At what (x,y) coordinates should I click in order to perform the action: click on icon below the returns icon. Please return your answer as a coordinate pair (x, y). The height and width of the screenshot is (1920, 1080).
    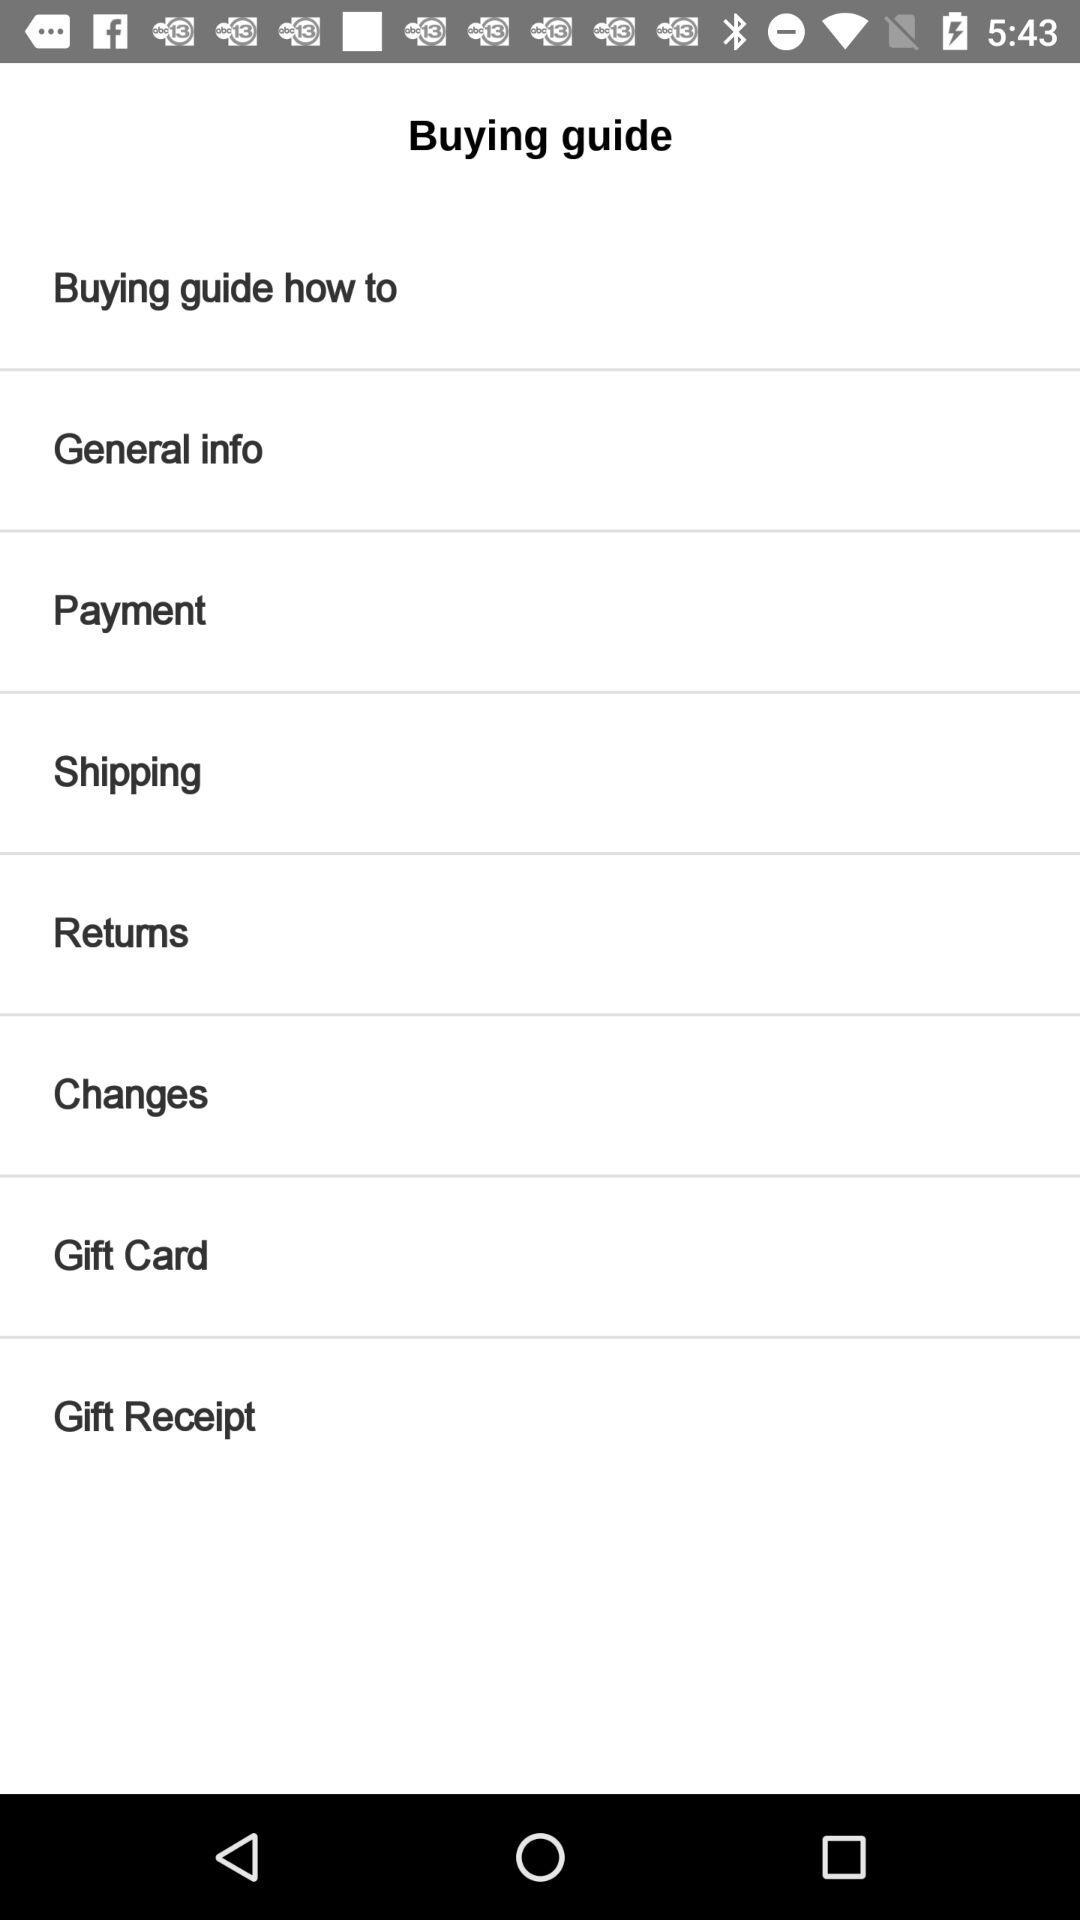
    Looking at the image, I should click on (540, 1094).